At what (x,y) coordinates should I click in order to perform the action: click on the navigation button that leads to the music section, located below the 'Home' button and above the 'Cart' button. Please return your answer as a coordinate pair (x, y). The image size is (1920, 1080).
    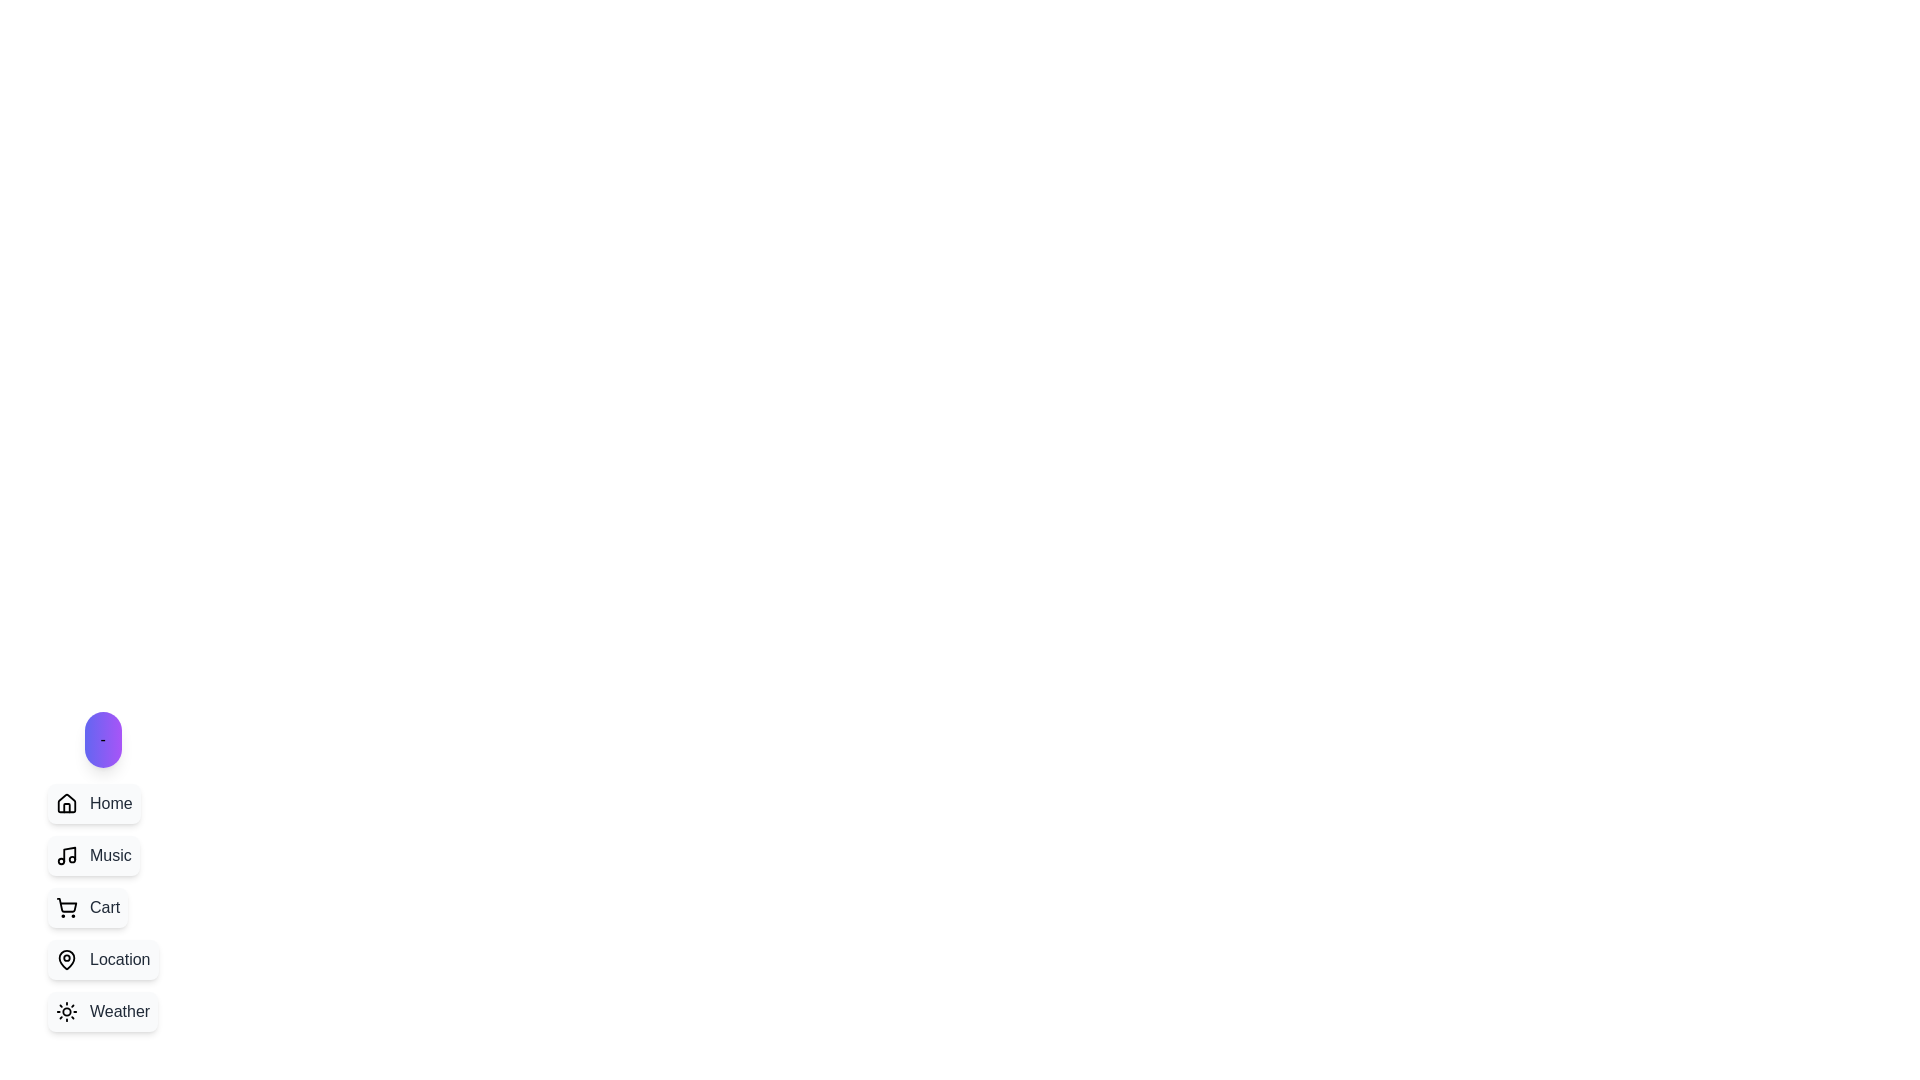
    Looking at the image, I should click on (102, 870).